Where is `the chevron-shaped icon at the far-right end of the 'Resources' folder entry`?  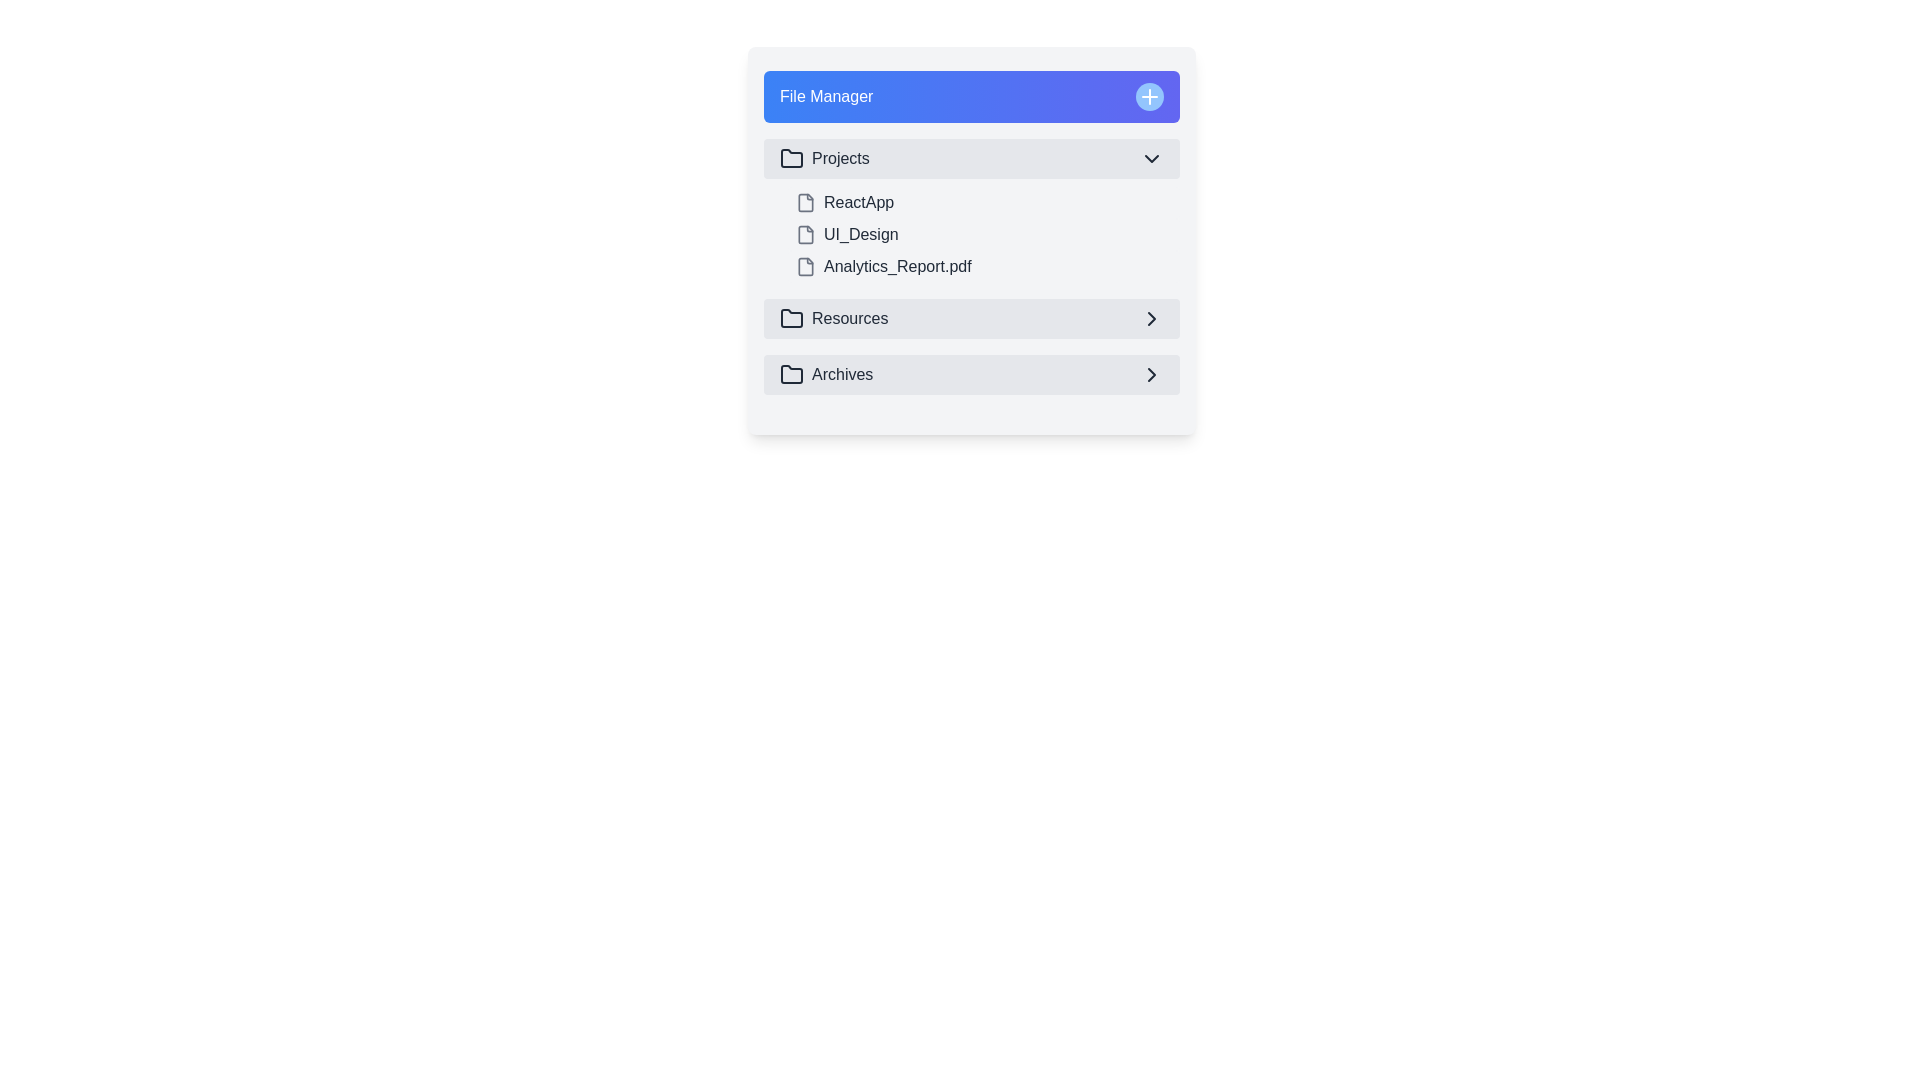
the chevron-shaped icon at the far-right end of the 'Resources' folder entry is located at coordinates (1152, 318).